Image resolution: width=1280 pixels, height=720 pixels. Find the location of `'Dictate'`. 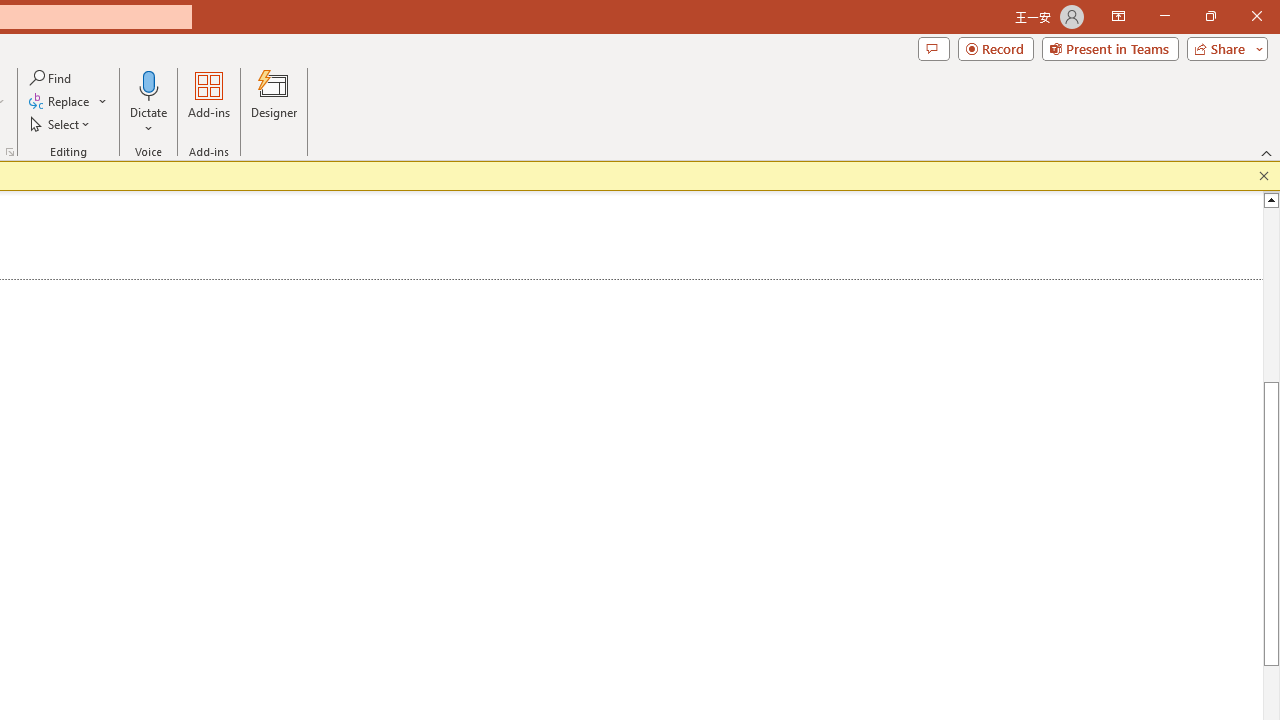

'Dictate' is located at coordinates (148, 84).